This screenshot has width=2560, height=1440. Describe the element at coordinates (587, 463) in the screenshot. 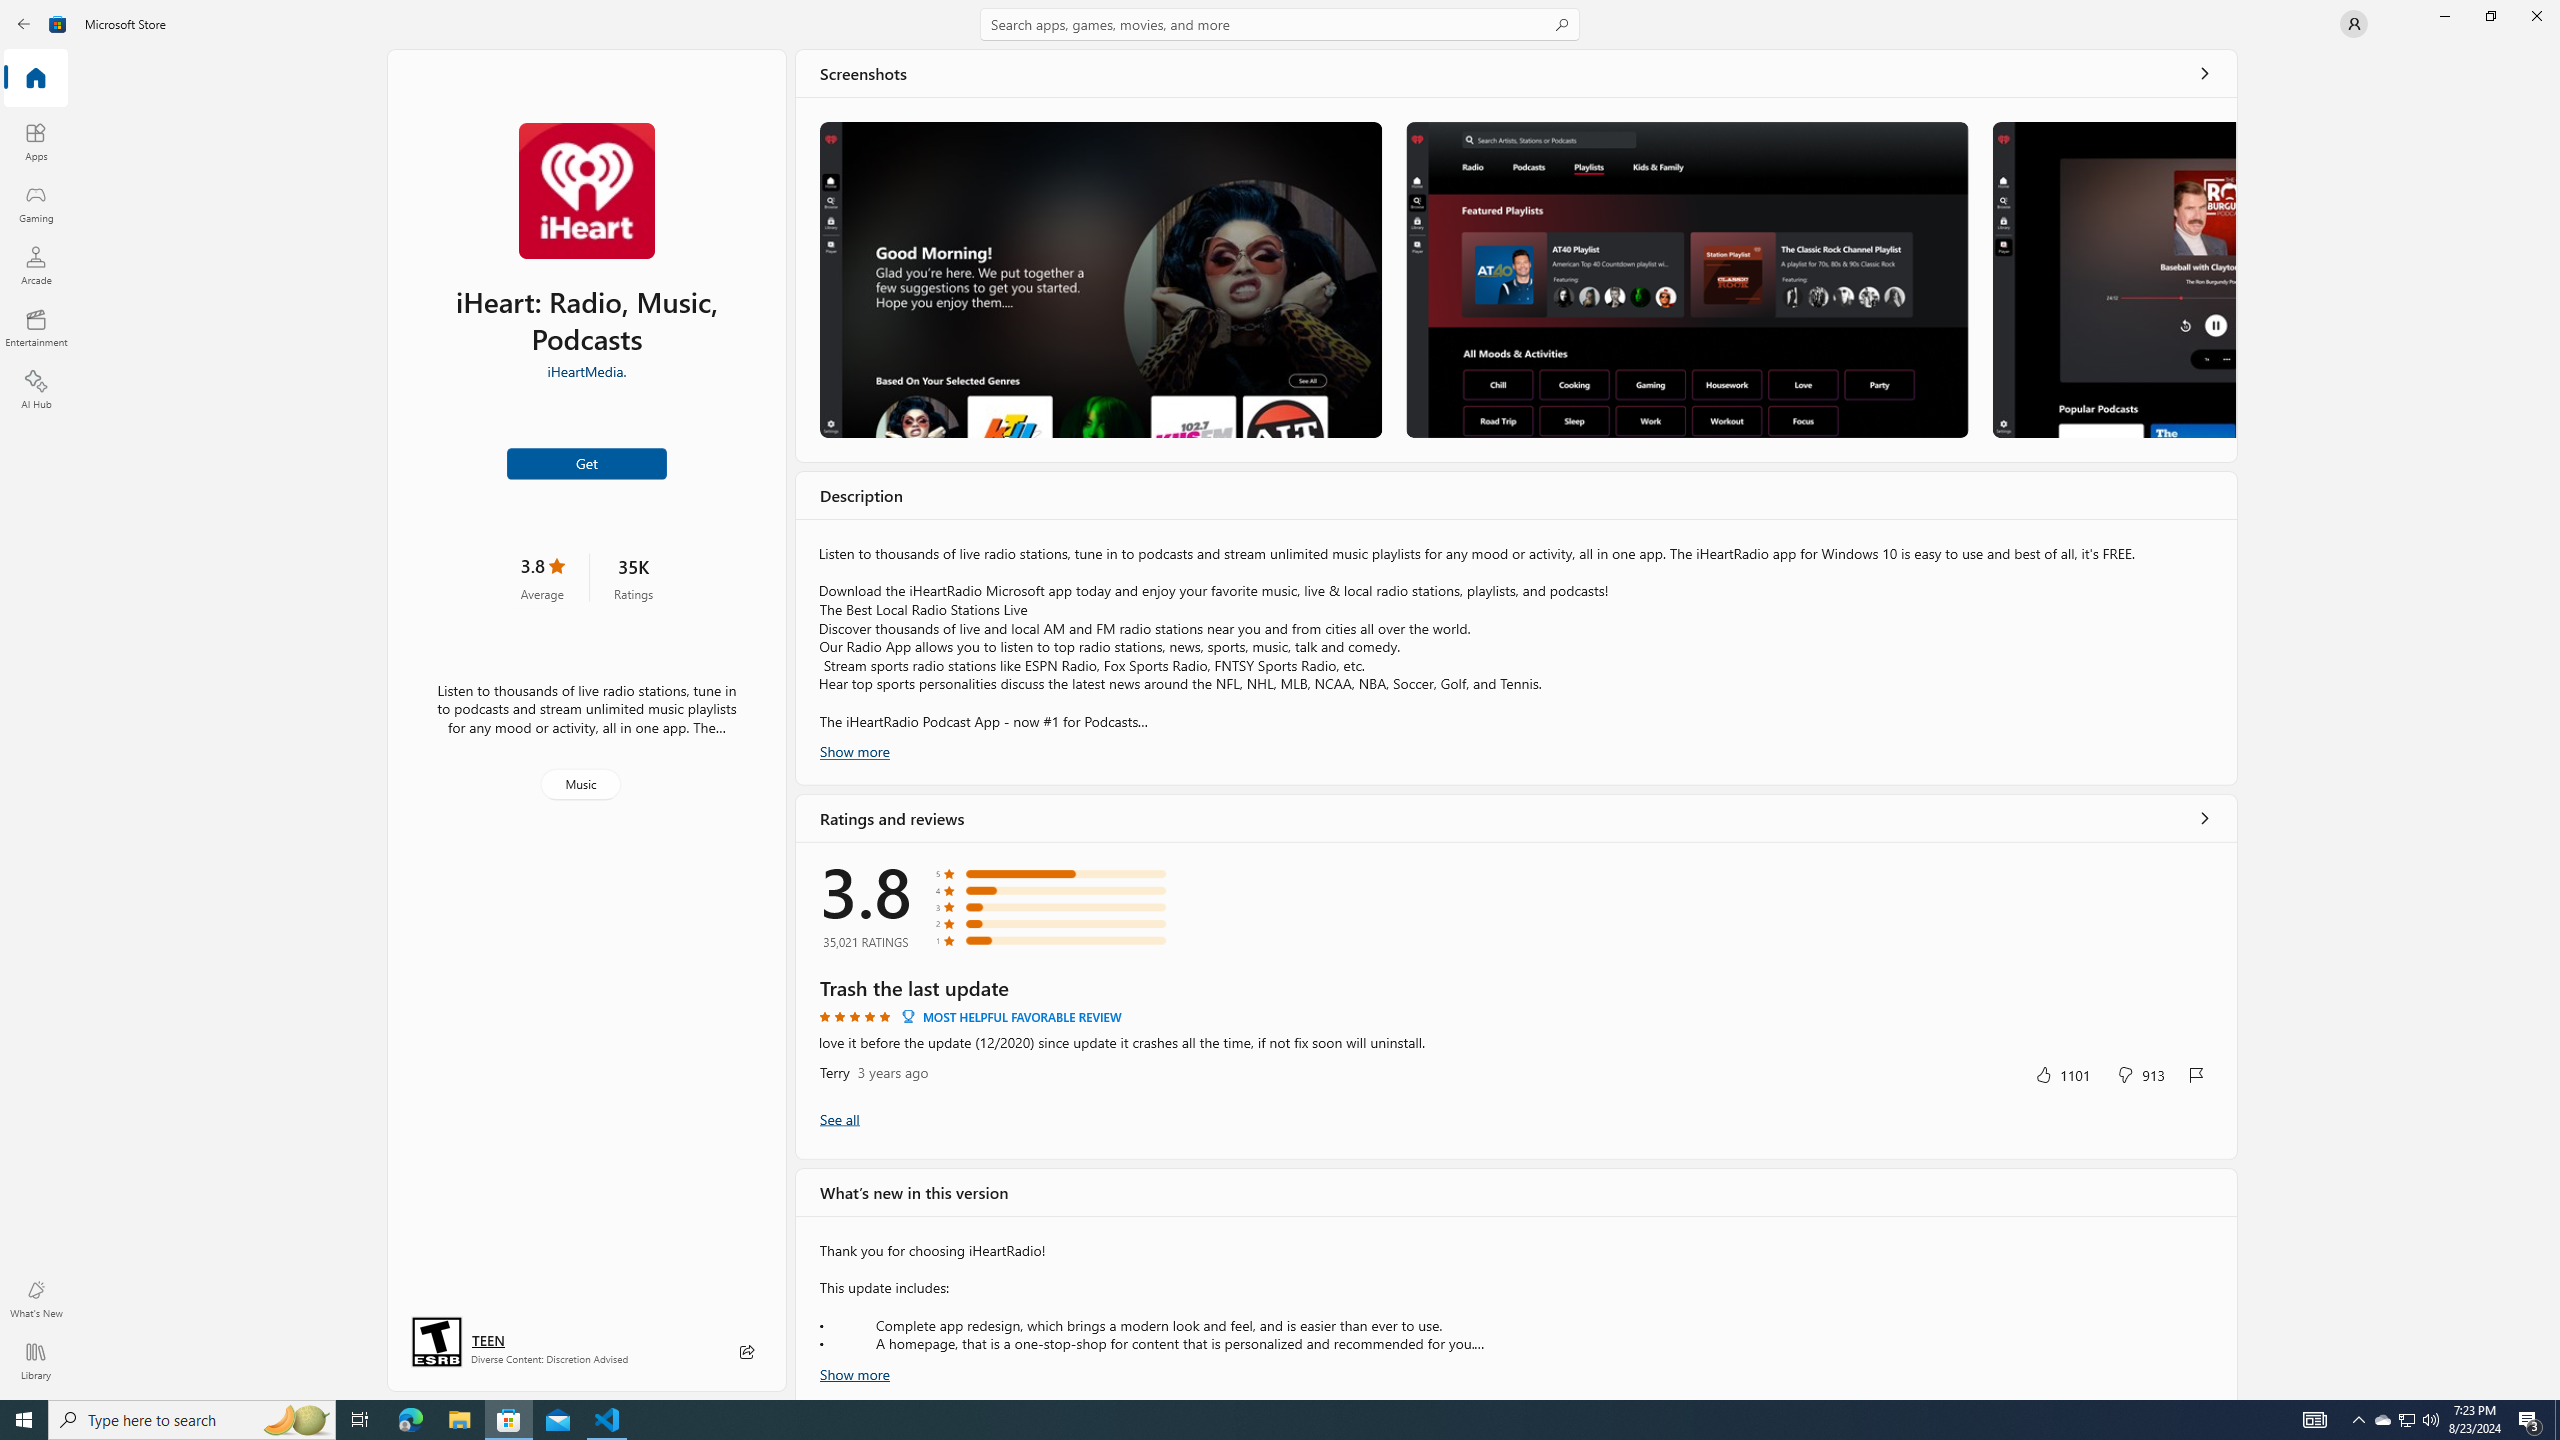

I see `'Get'` at that location.